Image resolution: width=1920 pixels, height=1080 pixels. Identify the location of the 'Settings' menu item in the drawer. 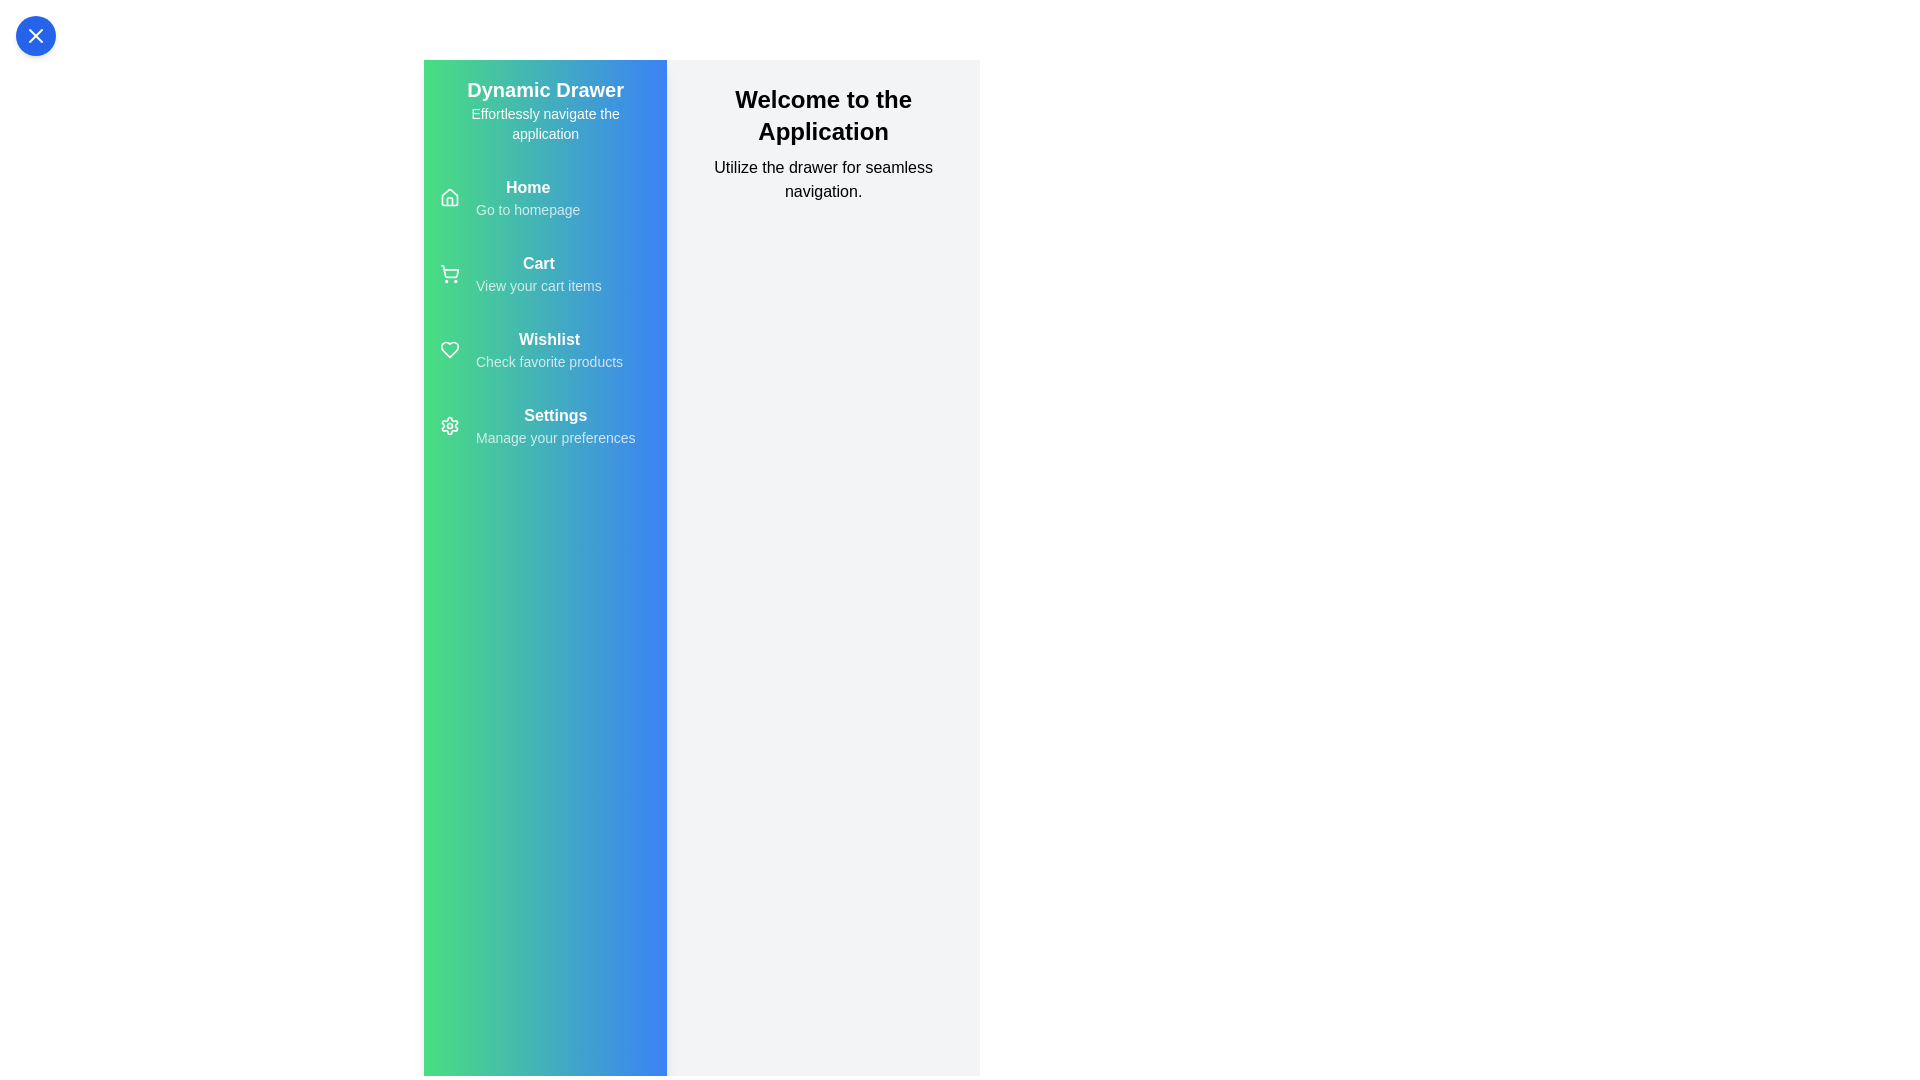
(555, 424).